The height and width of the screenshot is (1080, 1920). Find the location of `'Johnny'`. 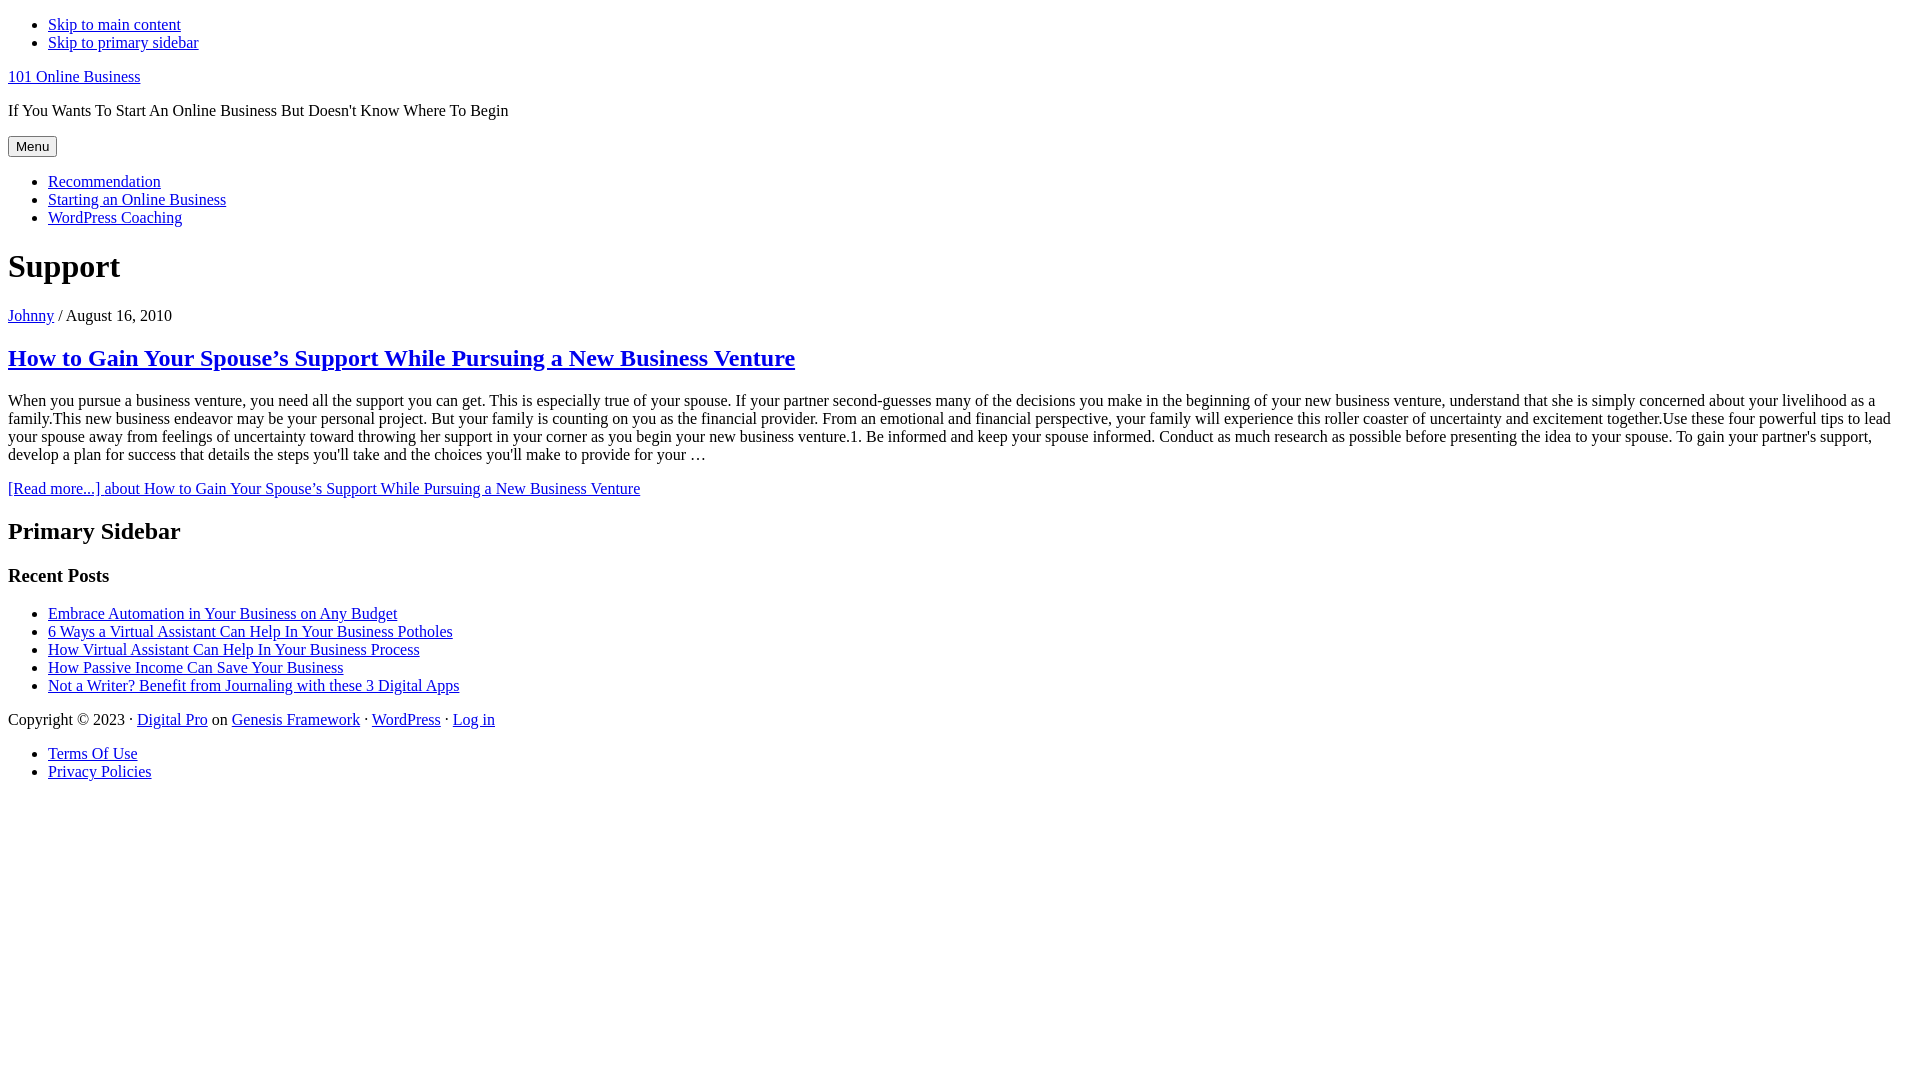

'Johnny' is located at coordinates (30, 315).